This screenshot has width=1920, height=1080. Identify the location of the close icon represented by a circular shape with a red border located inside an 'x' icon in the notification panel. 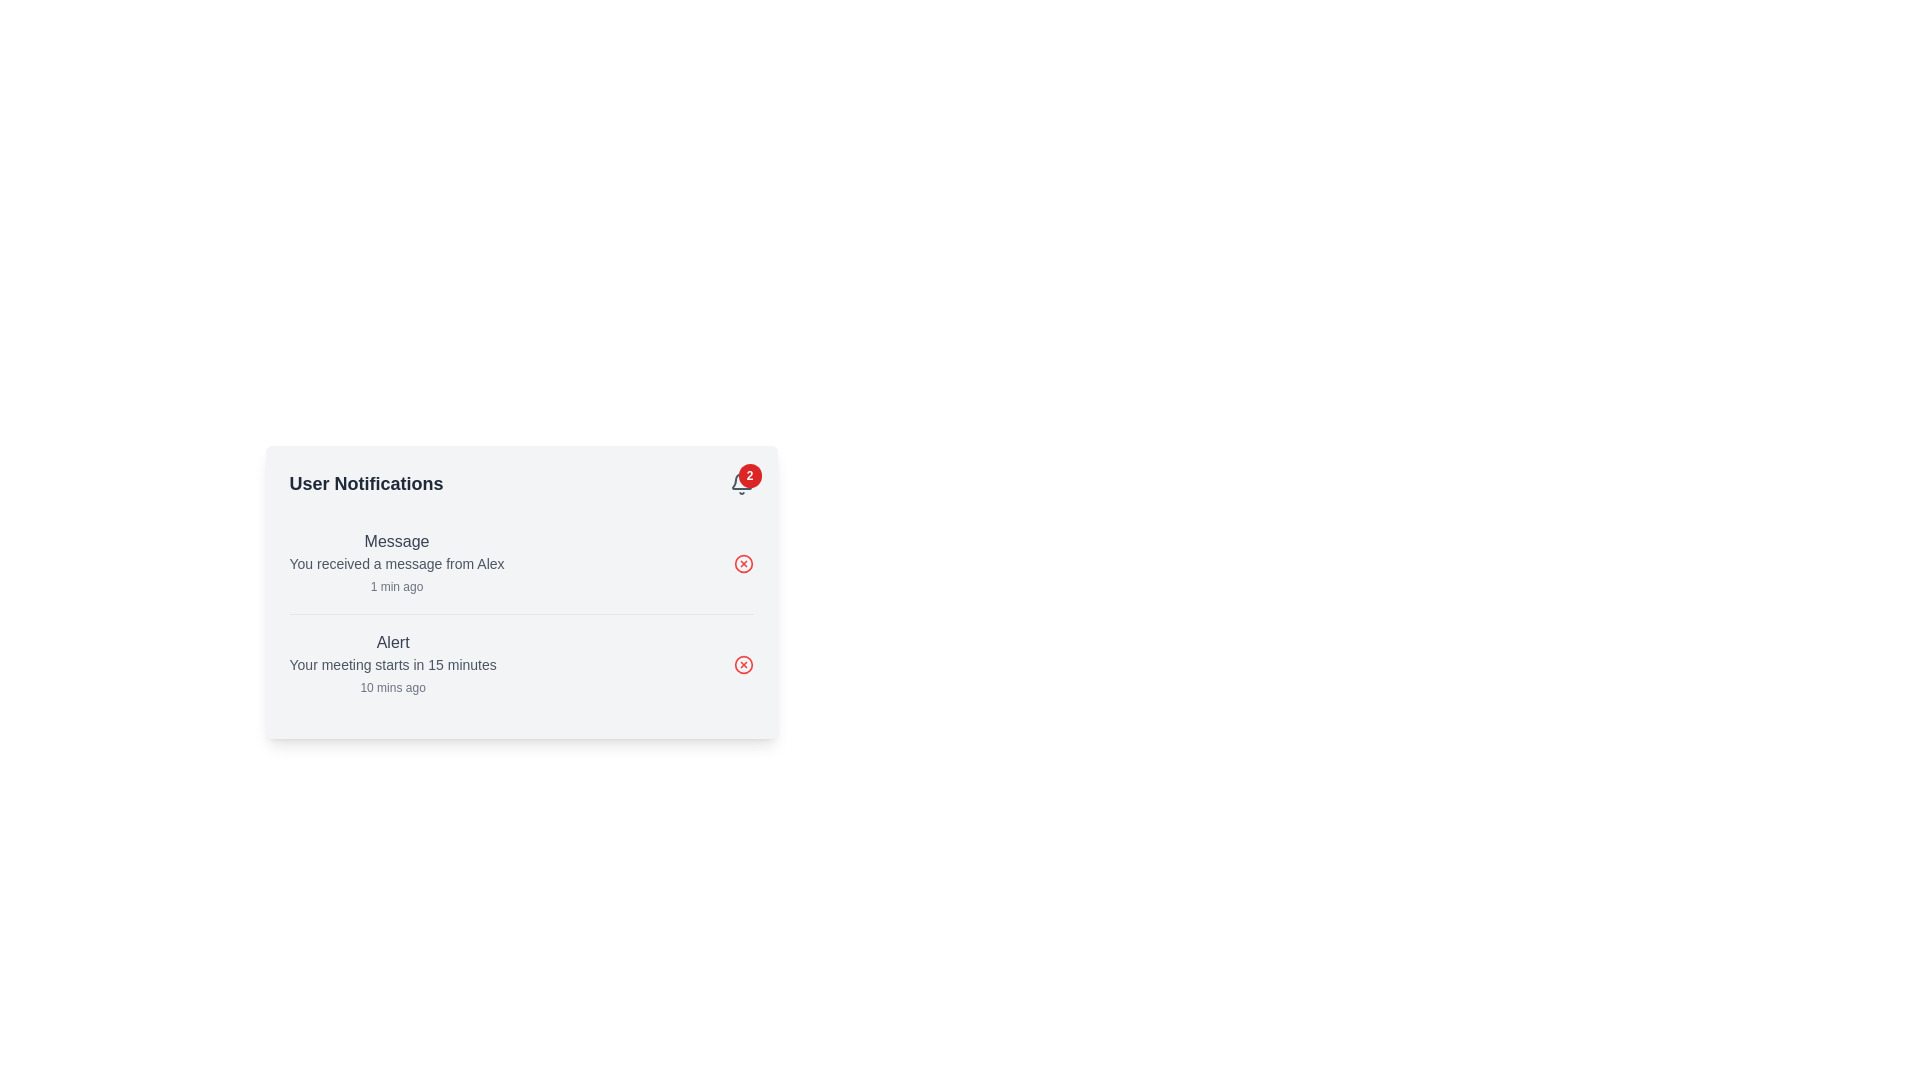
(742, 664).